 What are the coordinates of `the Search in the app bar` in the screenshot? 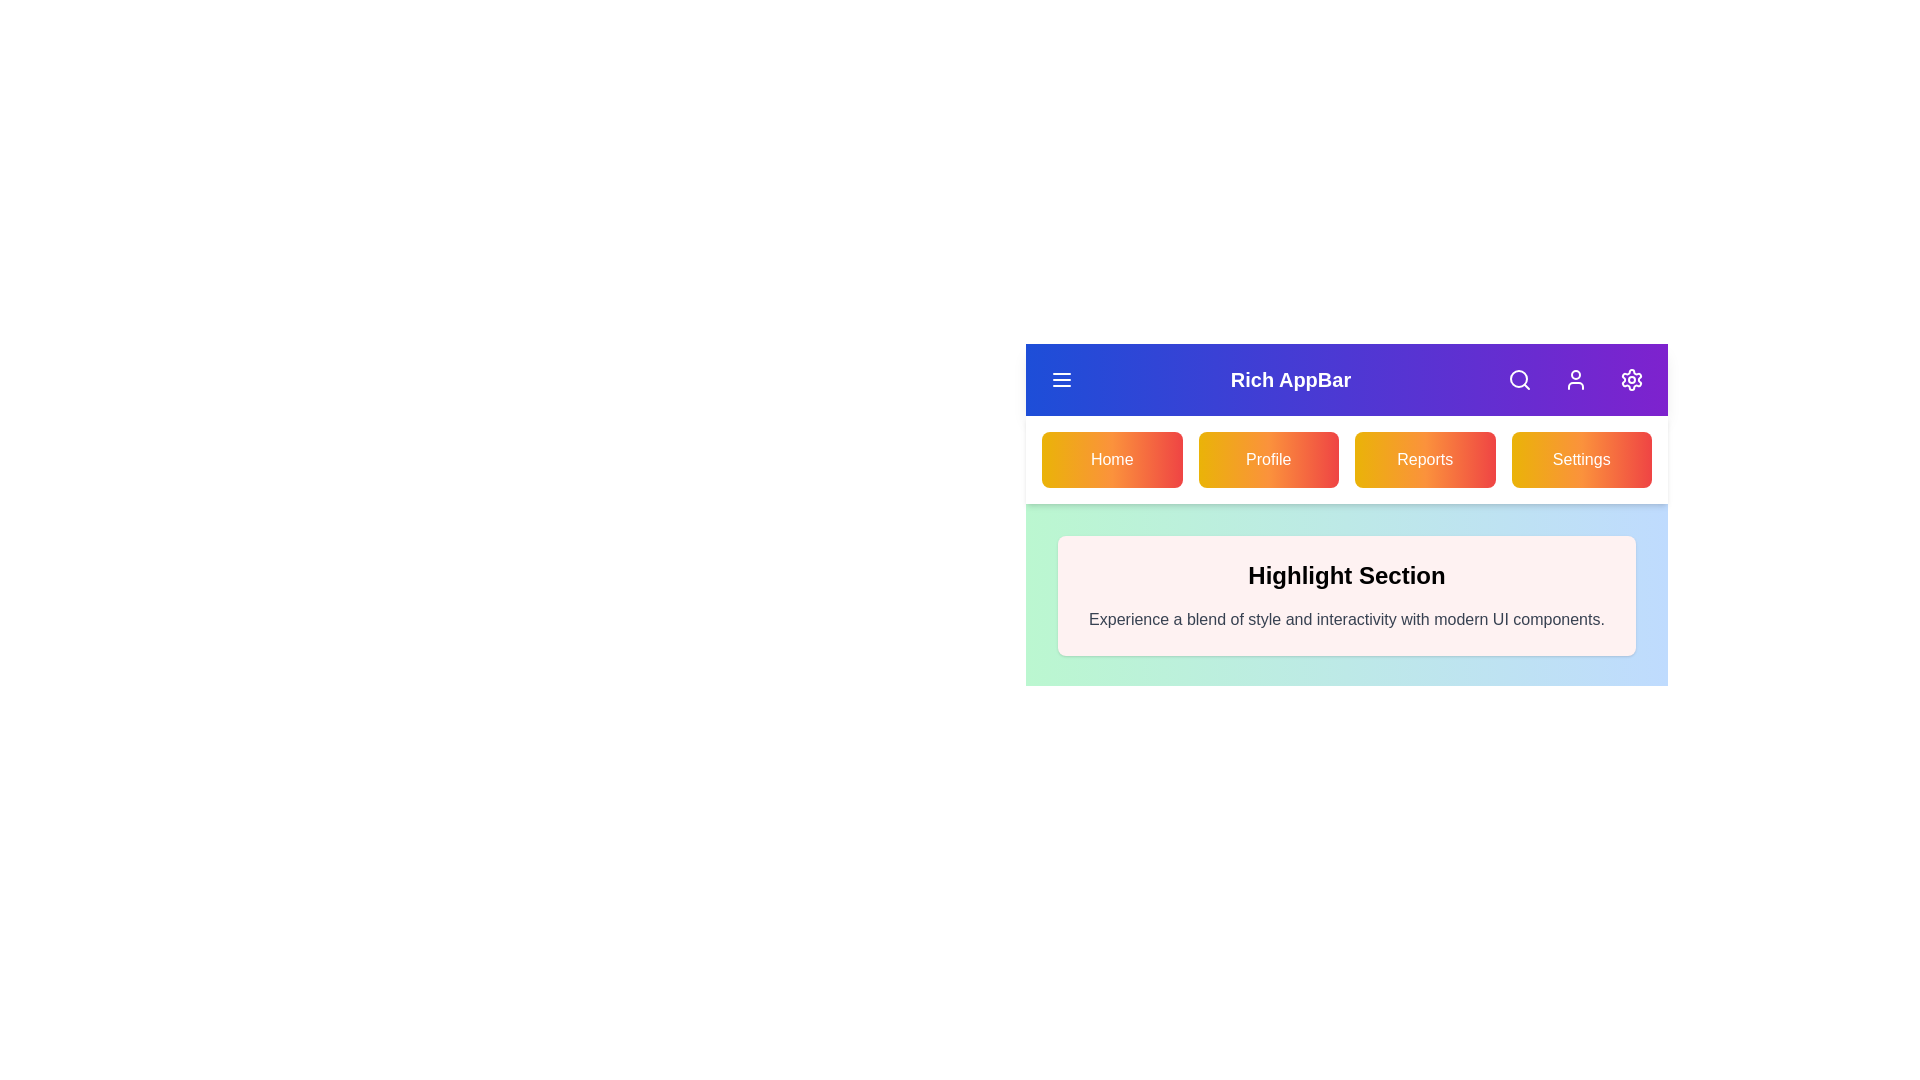 It's located at (1520, 380).